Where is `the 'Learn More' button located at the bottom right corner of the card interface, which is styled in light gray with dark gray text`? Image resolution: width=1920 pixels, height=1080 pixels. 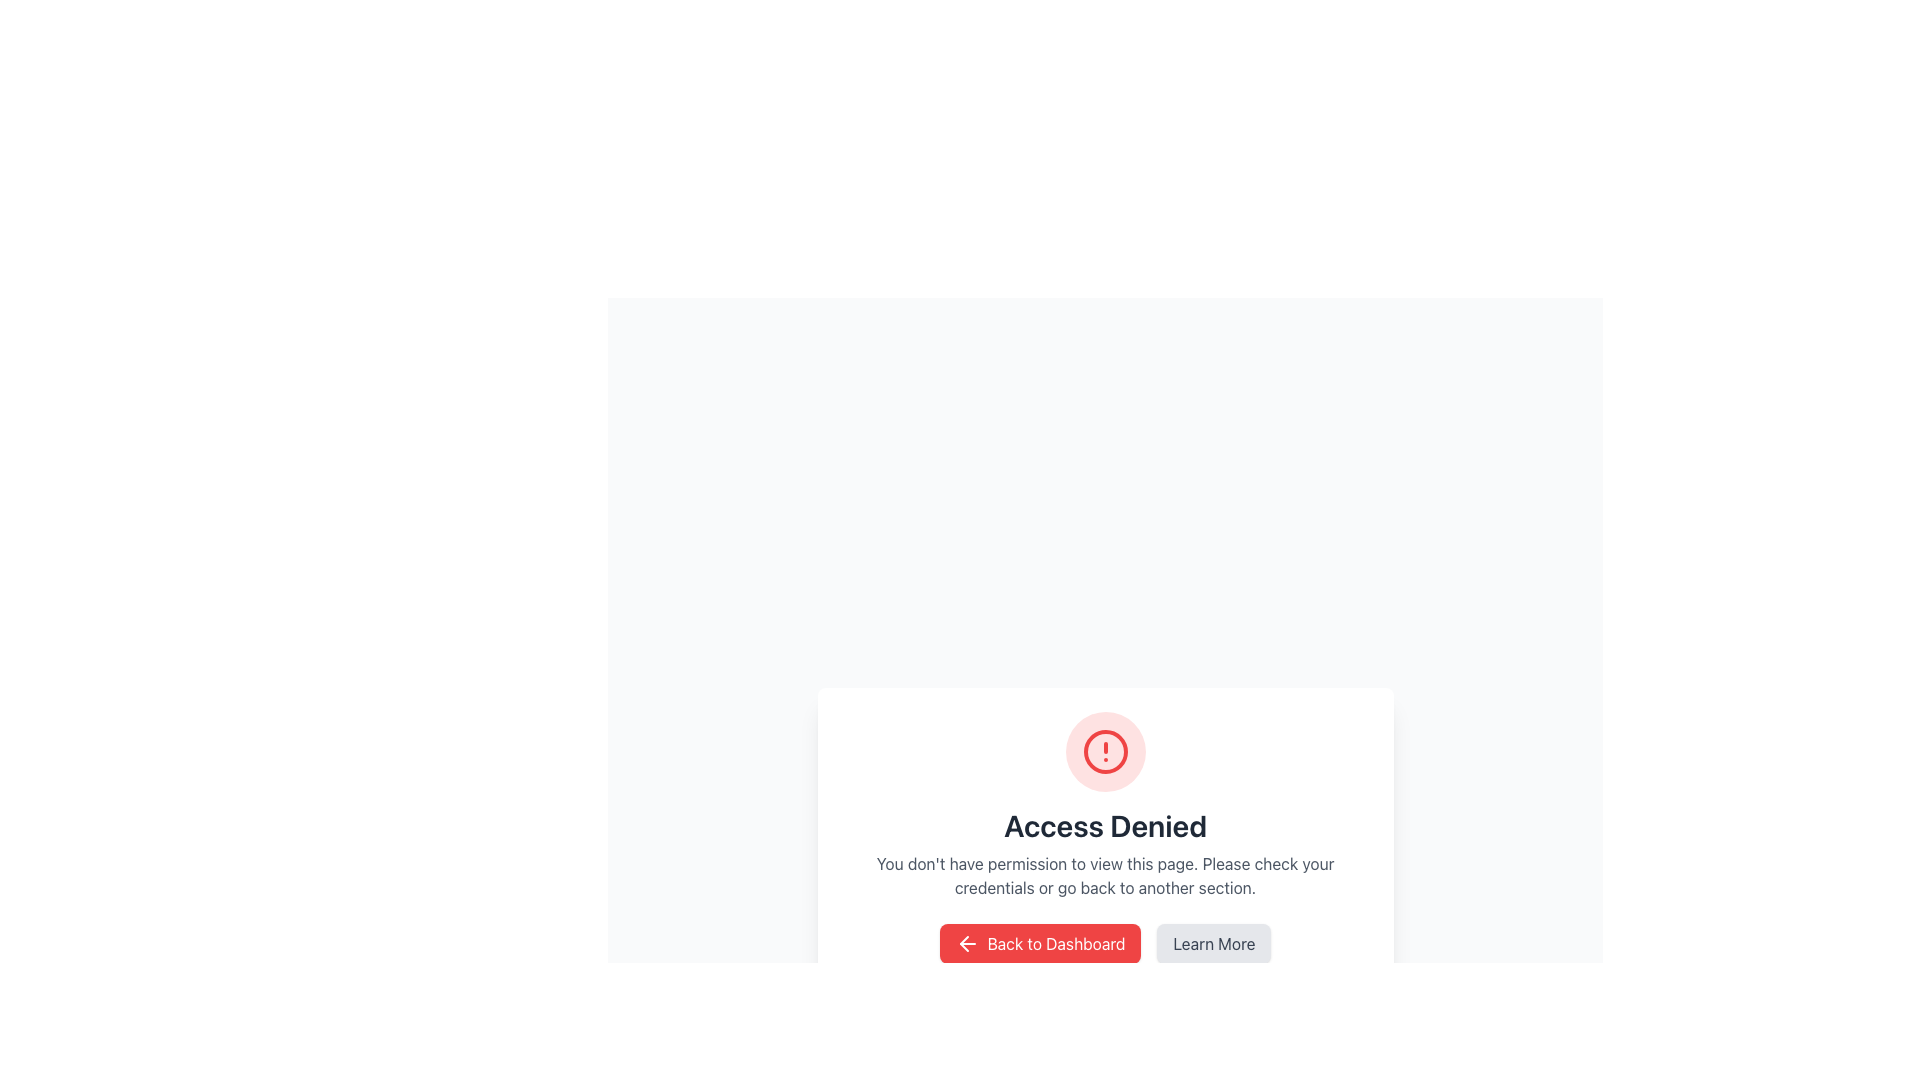
the 'Learn More' button located at the bottom right corner of the card interface, which is styled in light gray with dark gray text is located at coordinates (1213, 944).